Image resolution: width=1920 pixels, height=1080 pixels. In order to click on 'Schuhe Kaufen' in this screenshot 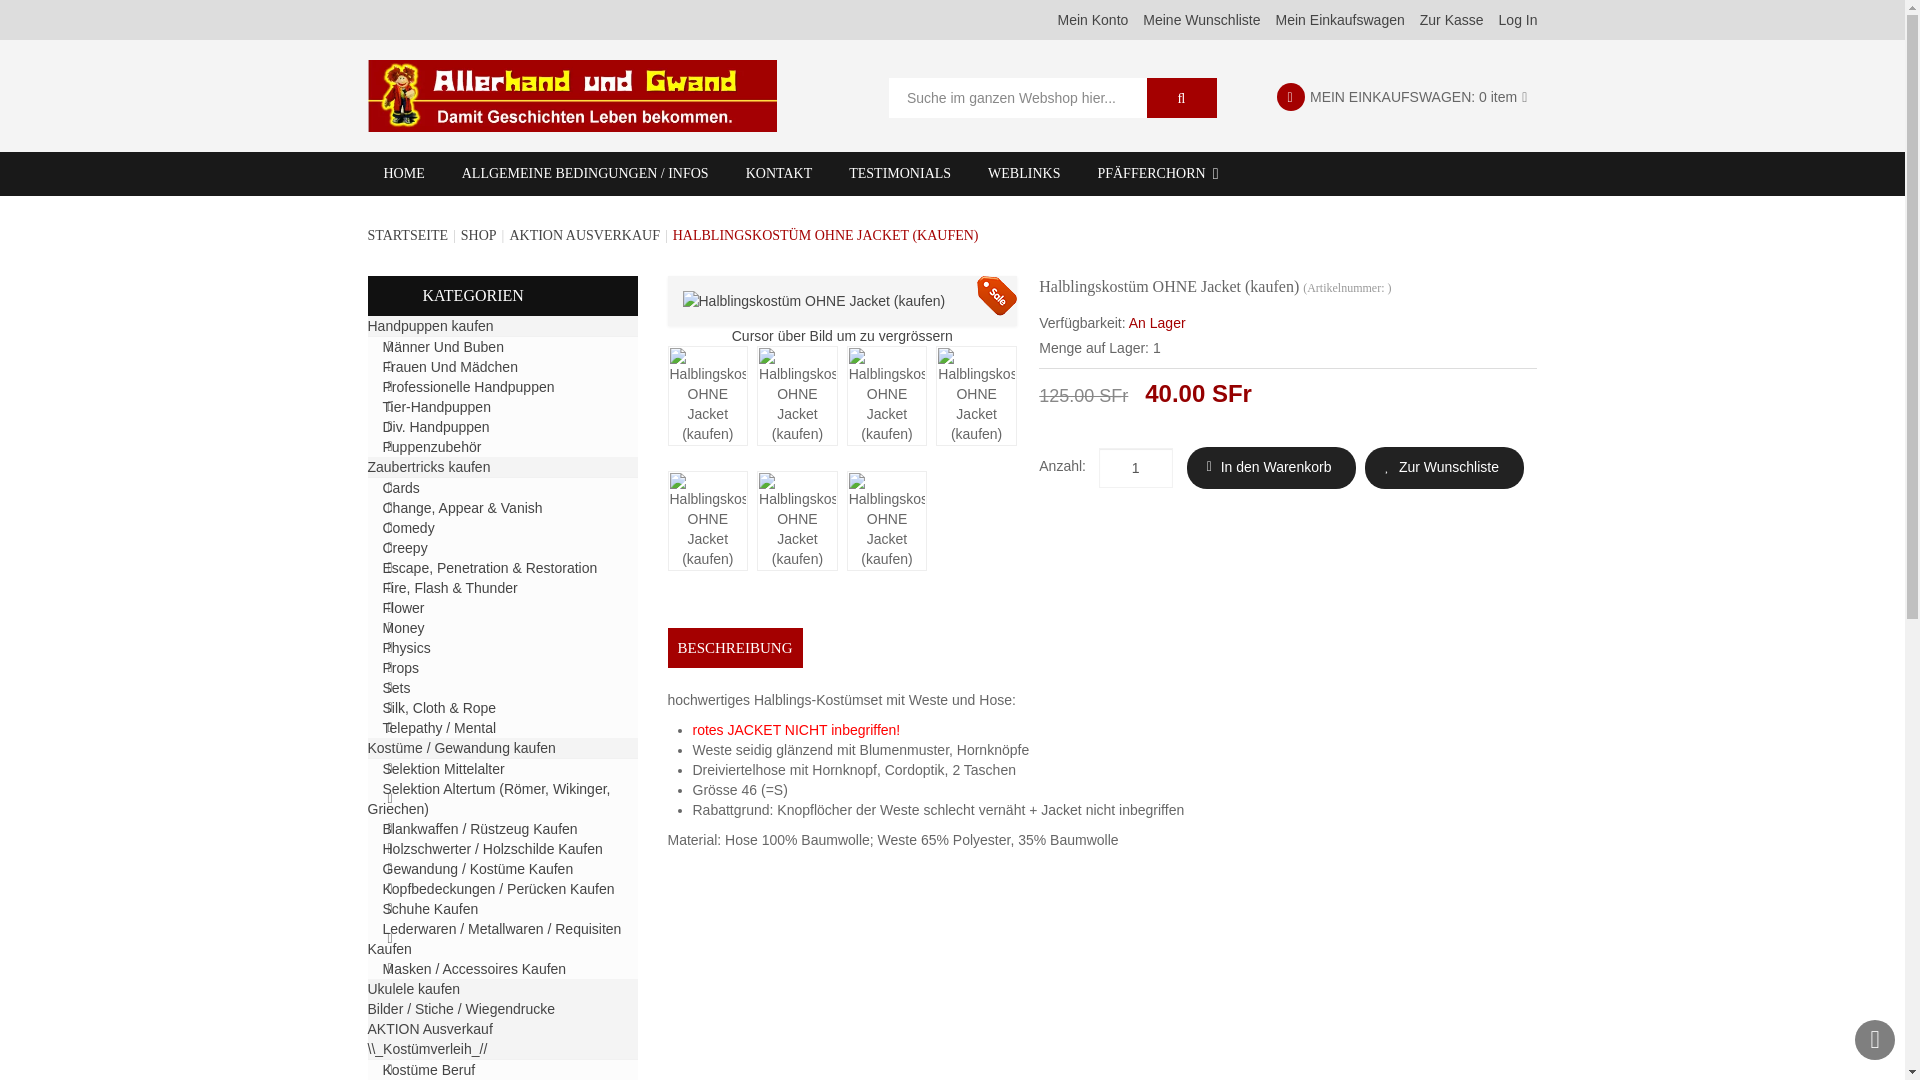, I will do `click(429, 909)`.